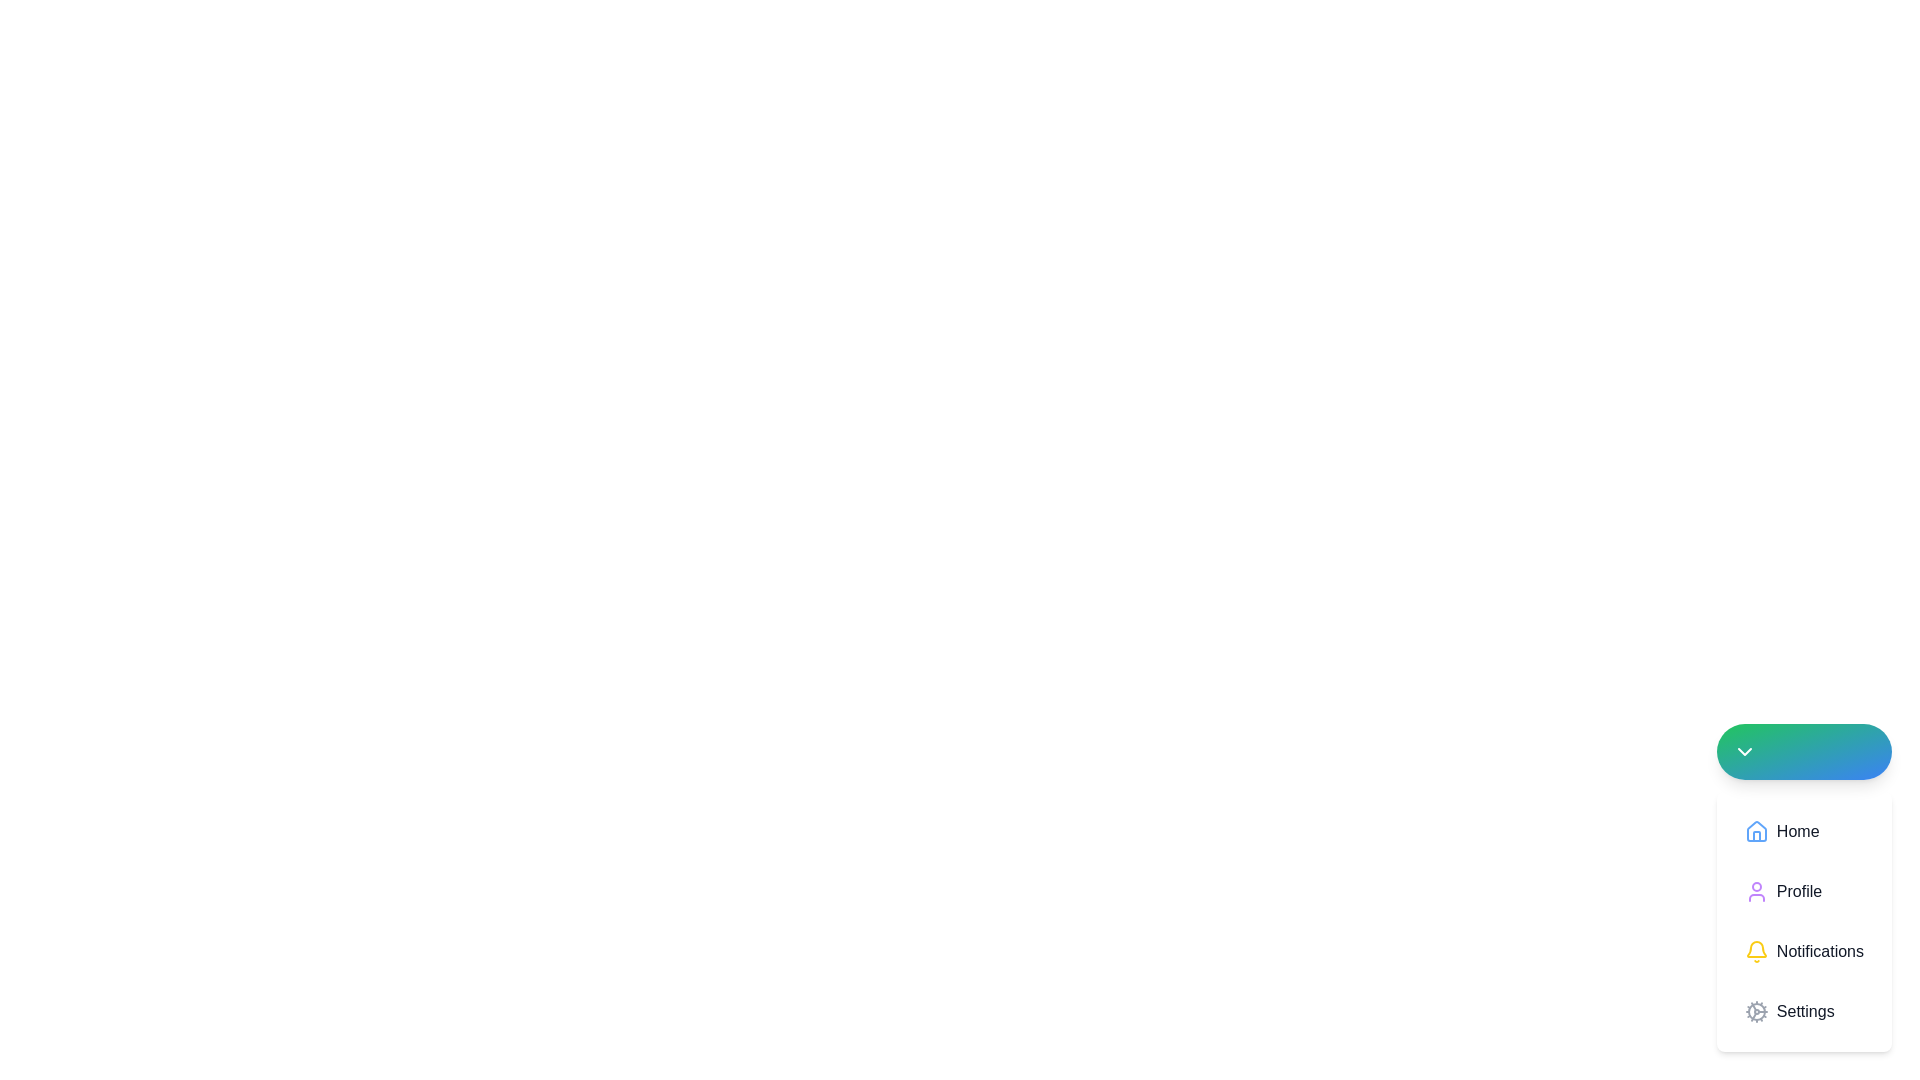  I want to click on the navigation button located in the vertical menu, so click(1804, 832).